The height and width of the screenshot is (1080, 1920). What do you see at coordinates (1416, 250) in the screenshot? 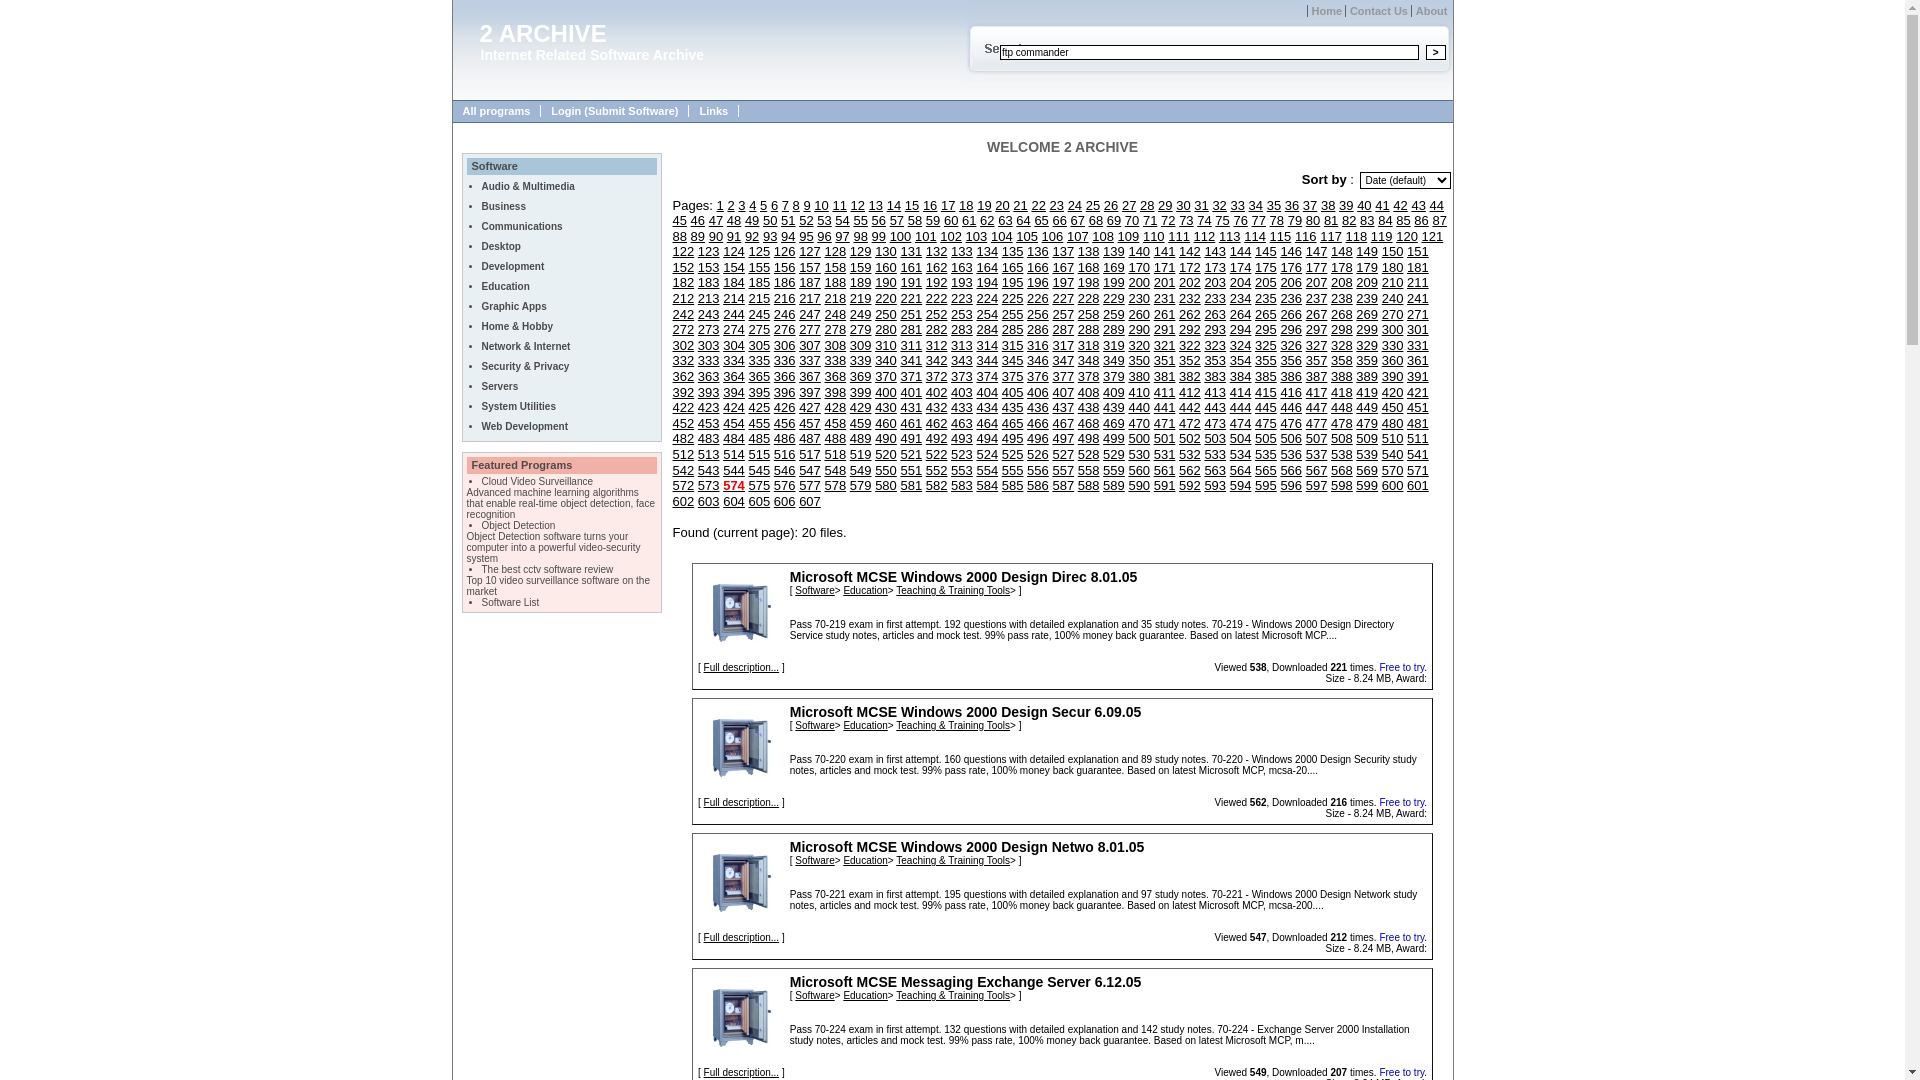
I see `'151'` at bounding box center [1416, 250].